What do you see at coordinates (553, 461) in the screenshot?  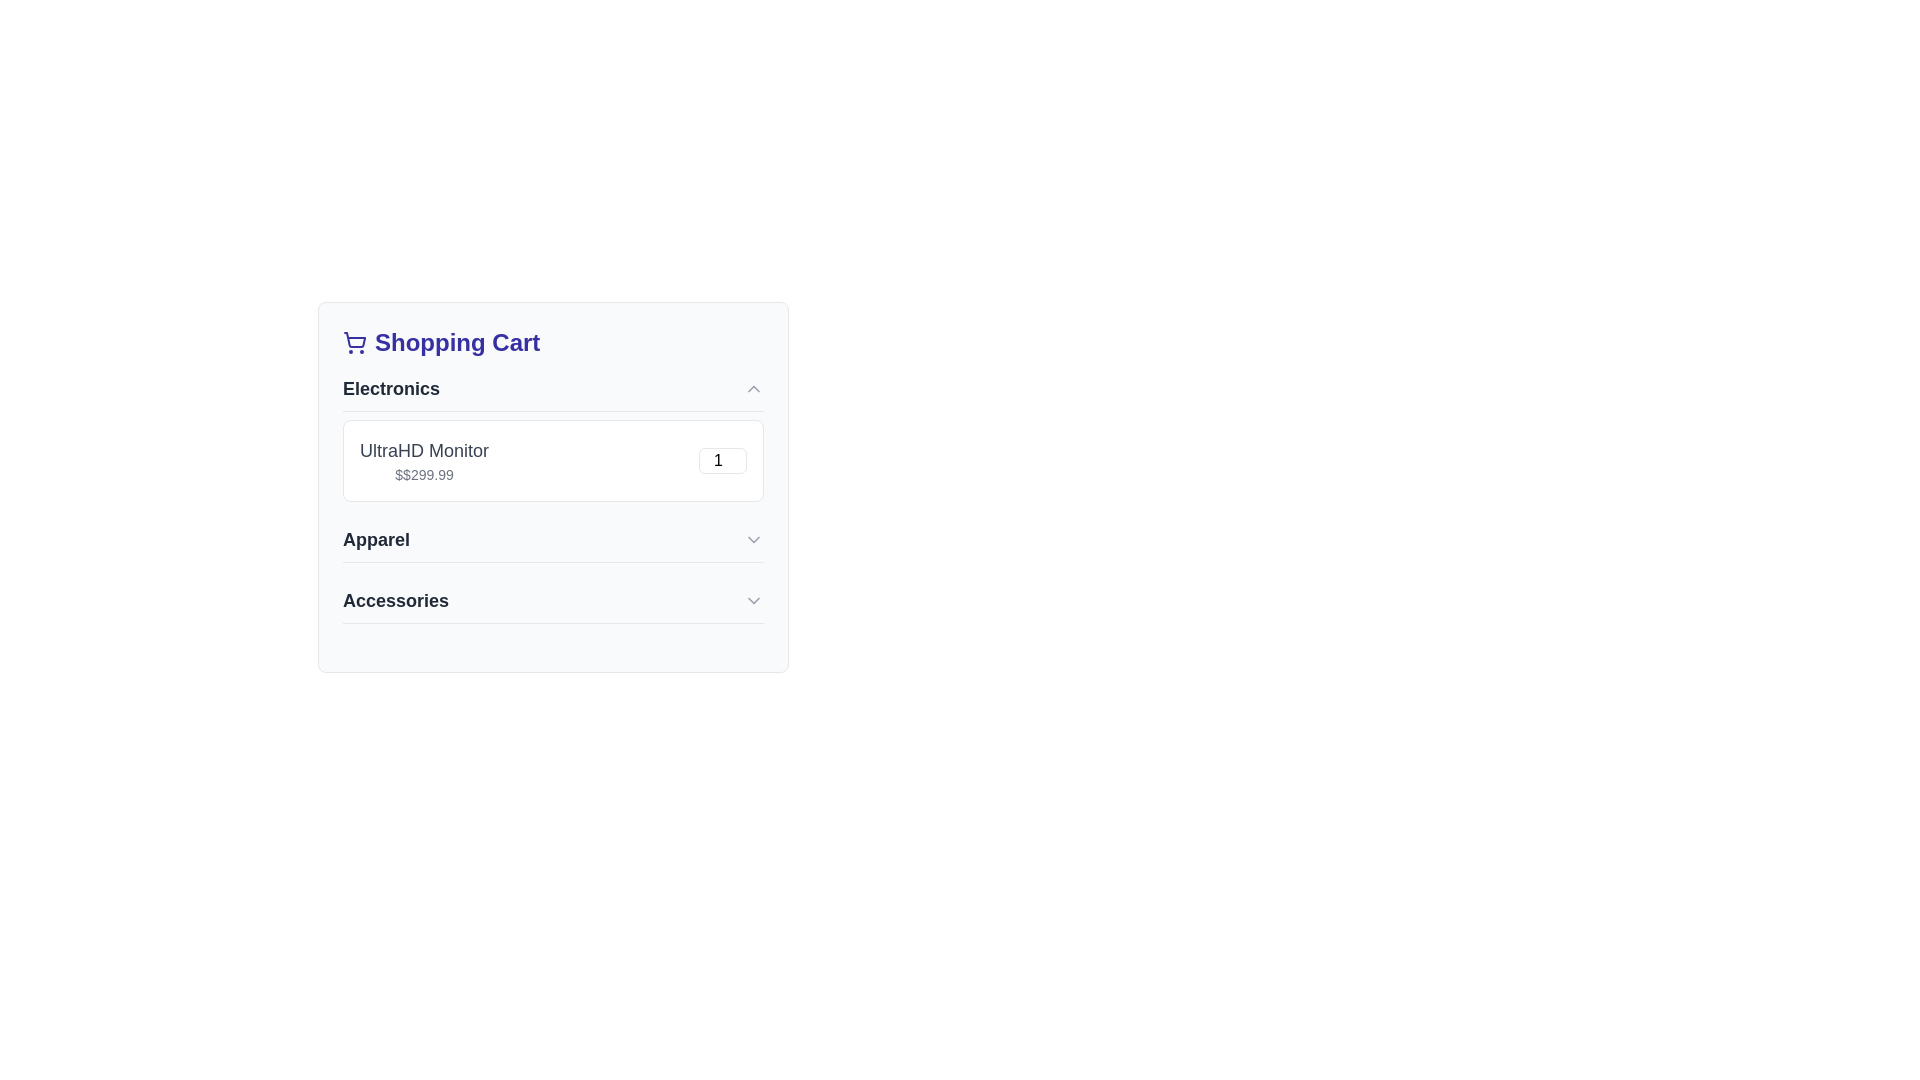 I see `the Product display card` at bounding box center [553, 461].